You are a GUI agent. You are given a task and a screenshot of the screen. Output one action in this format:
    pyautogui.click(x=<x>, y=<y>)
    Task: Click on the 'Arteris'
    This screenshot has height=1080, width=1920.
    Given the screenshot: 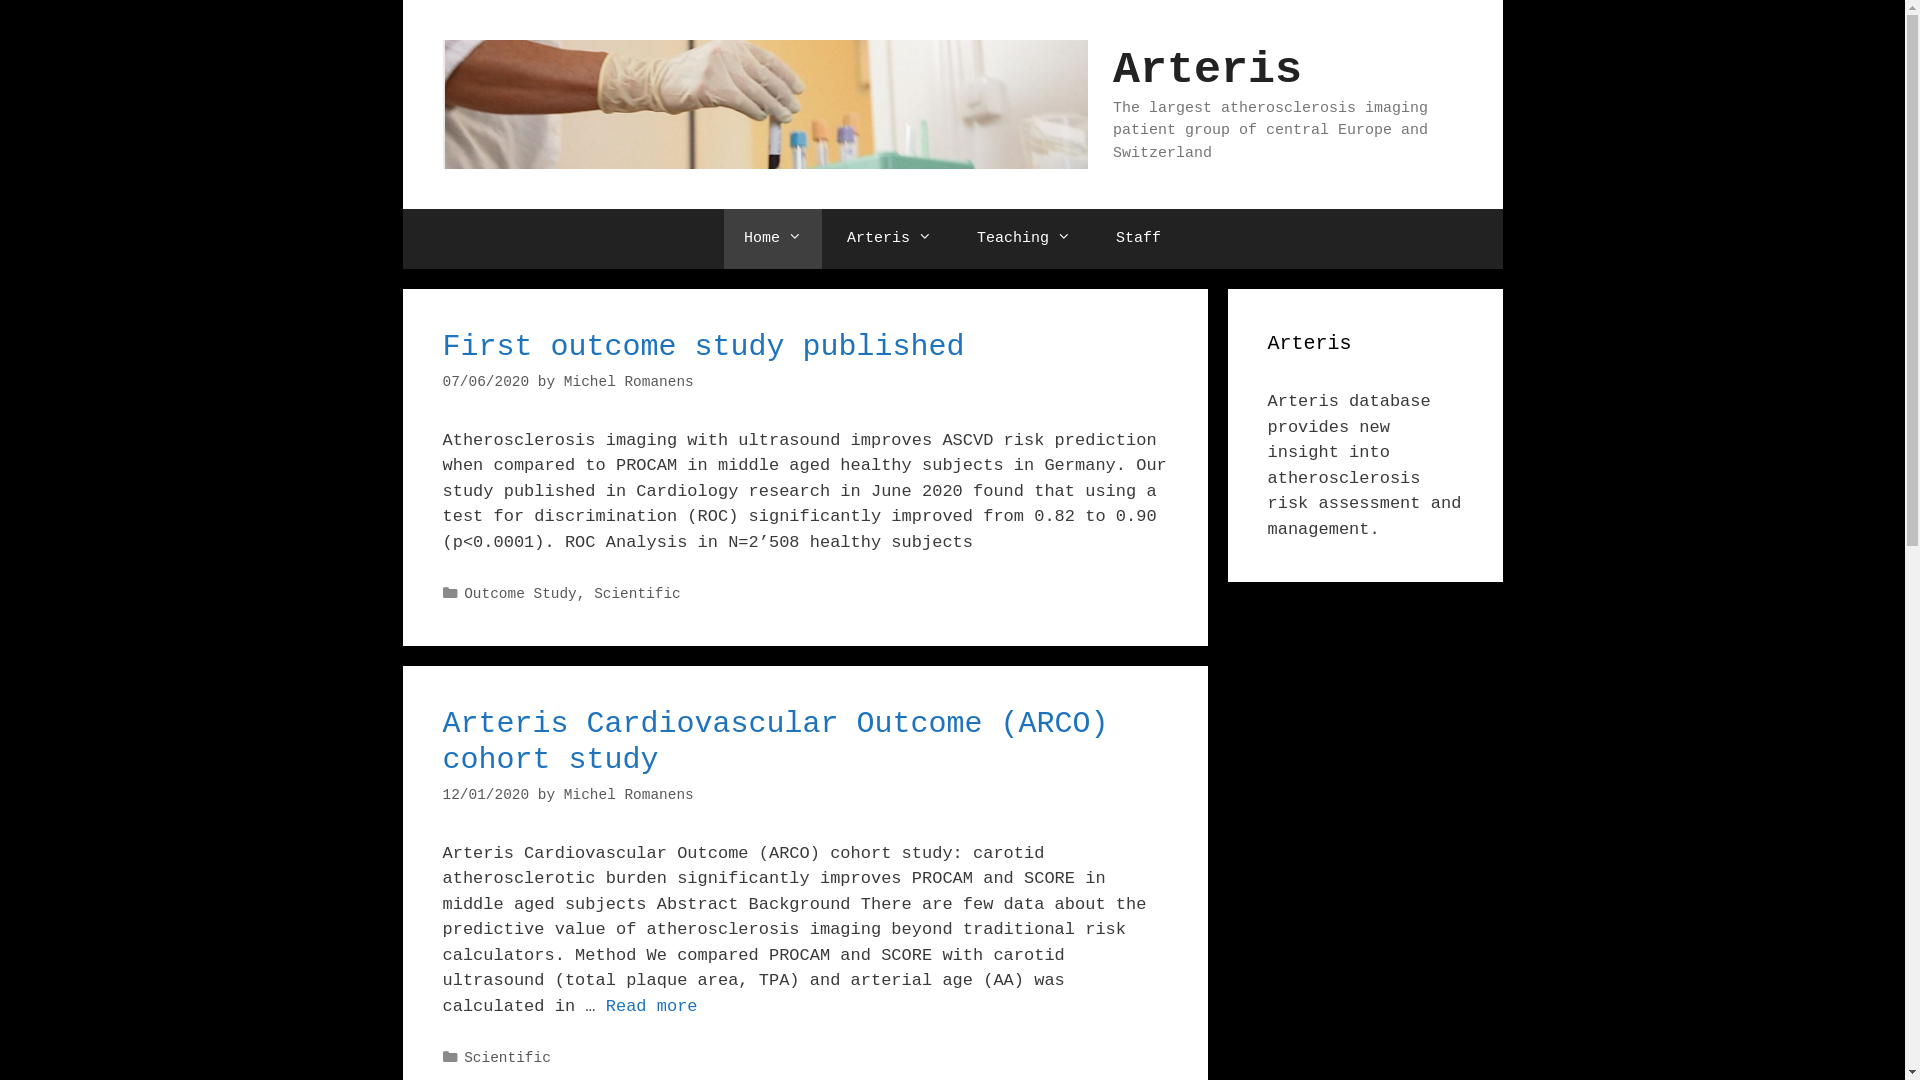 What is the action you would take?
    pyautogui.click(x=763, y=104)
    